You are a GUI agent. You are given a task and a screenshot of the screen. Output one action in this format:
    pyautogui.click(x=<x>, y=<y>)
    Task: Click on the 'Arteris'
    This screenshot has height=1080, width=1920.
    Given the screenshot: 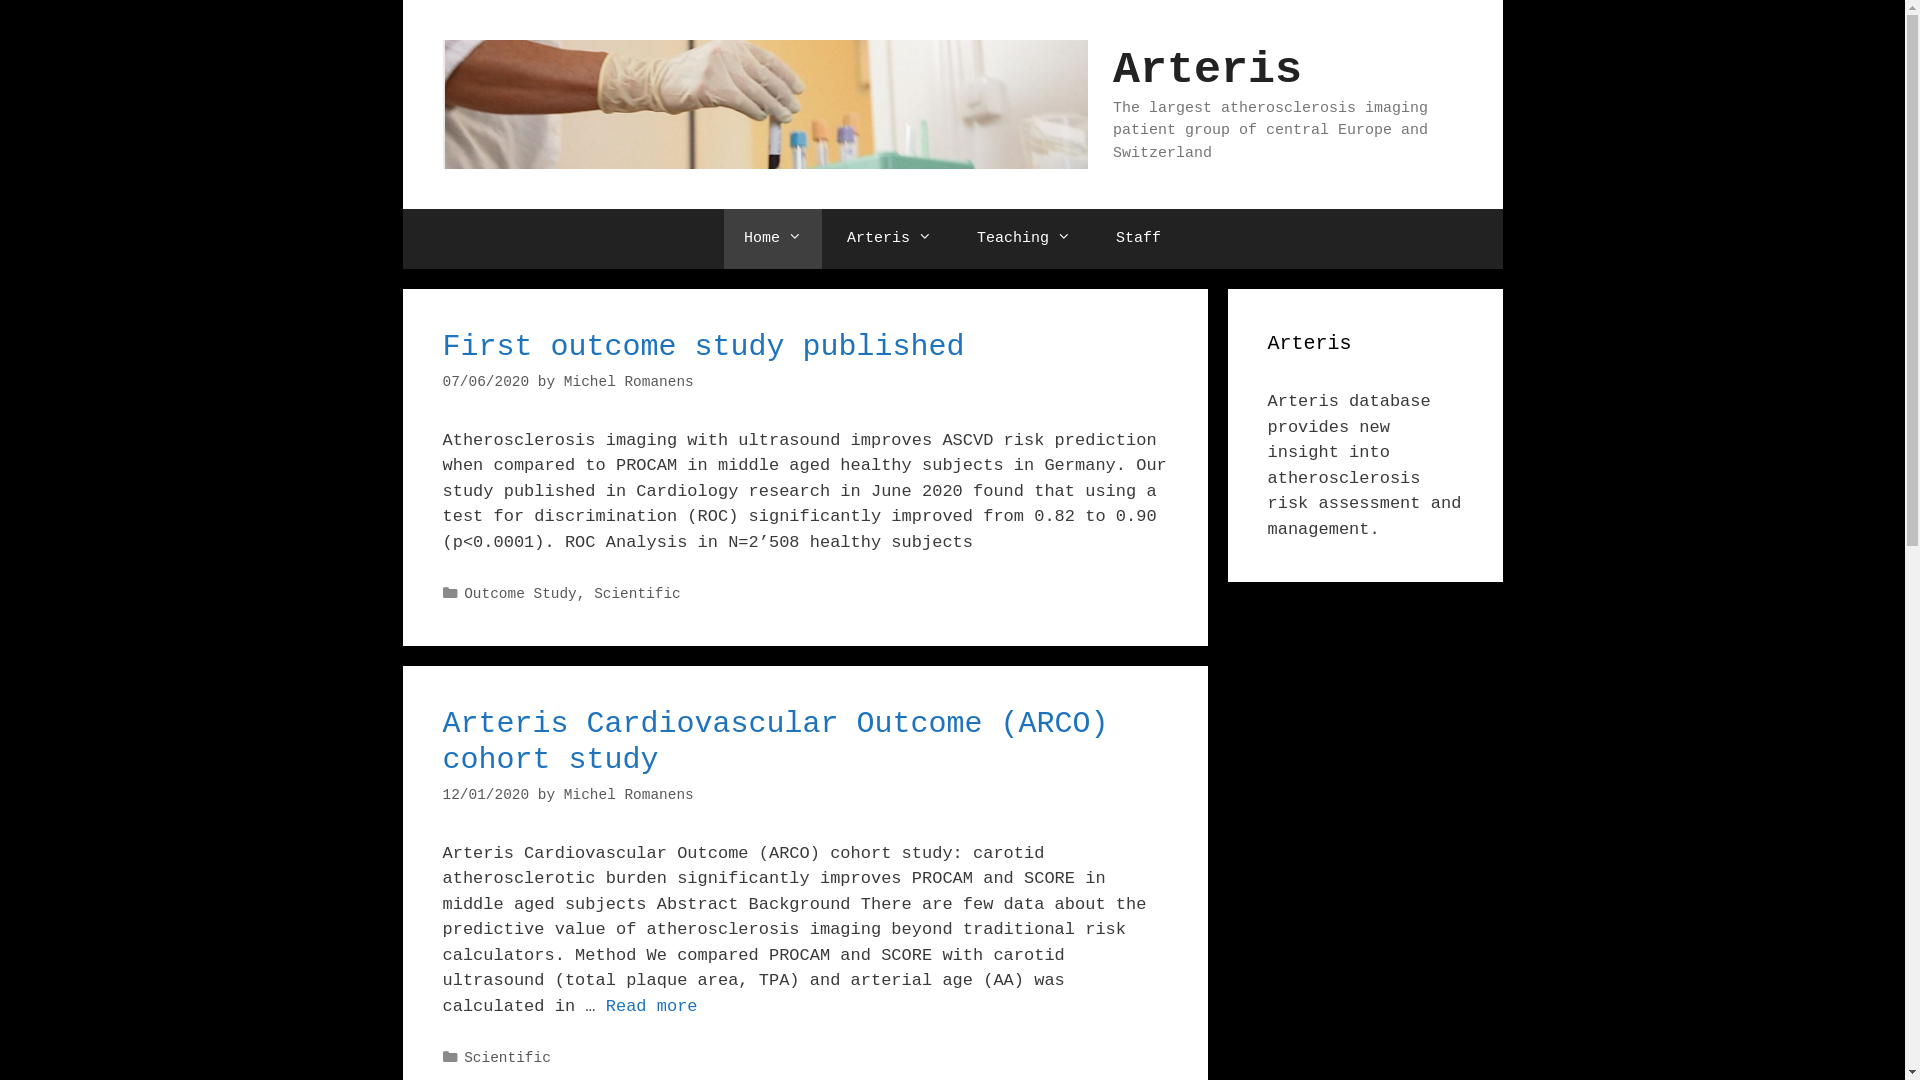 What is the action you would take?
    pyautogui.click(x=763, y=104)
    